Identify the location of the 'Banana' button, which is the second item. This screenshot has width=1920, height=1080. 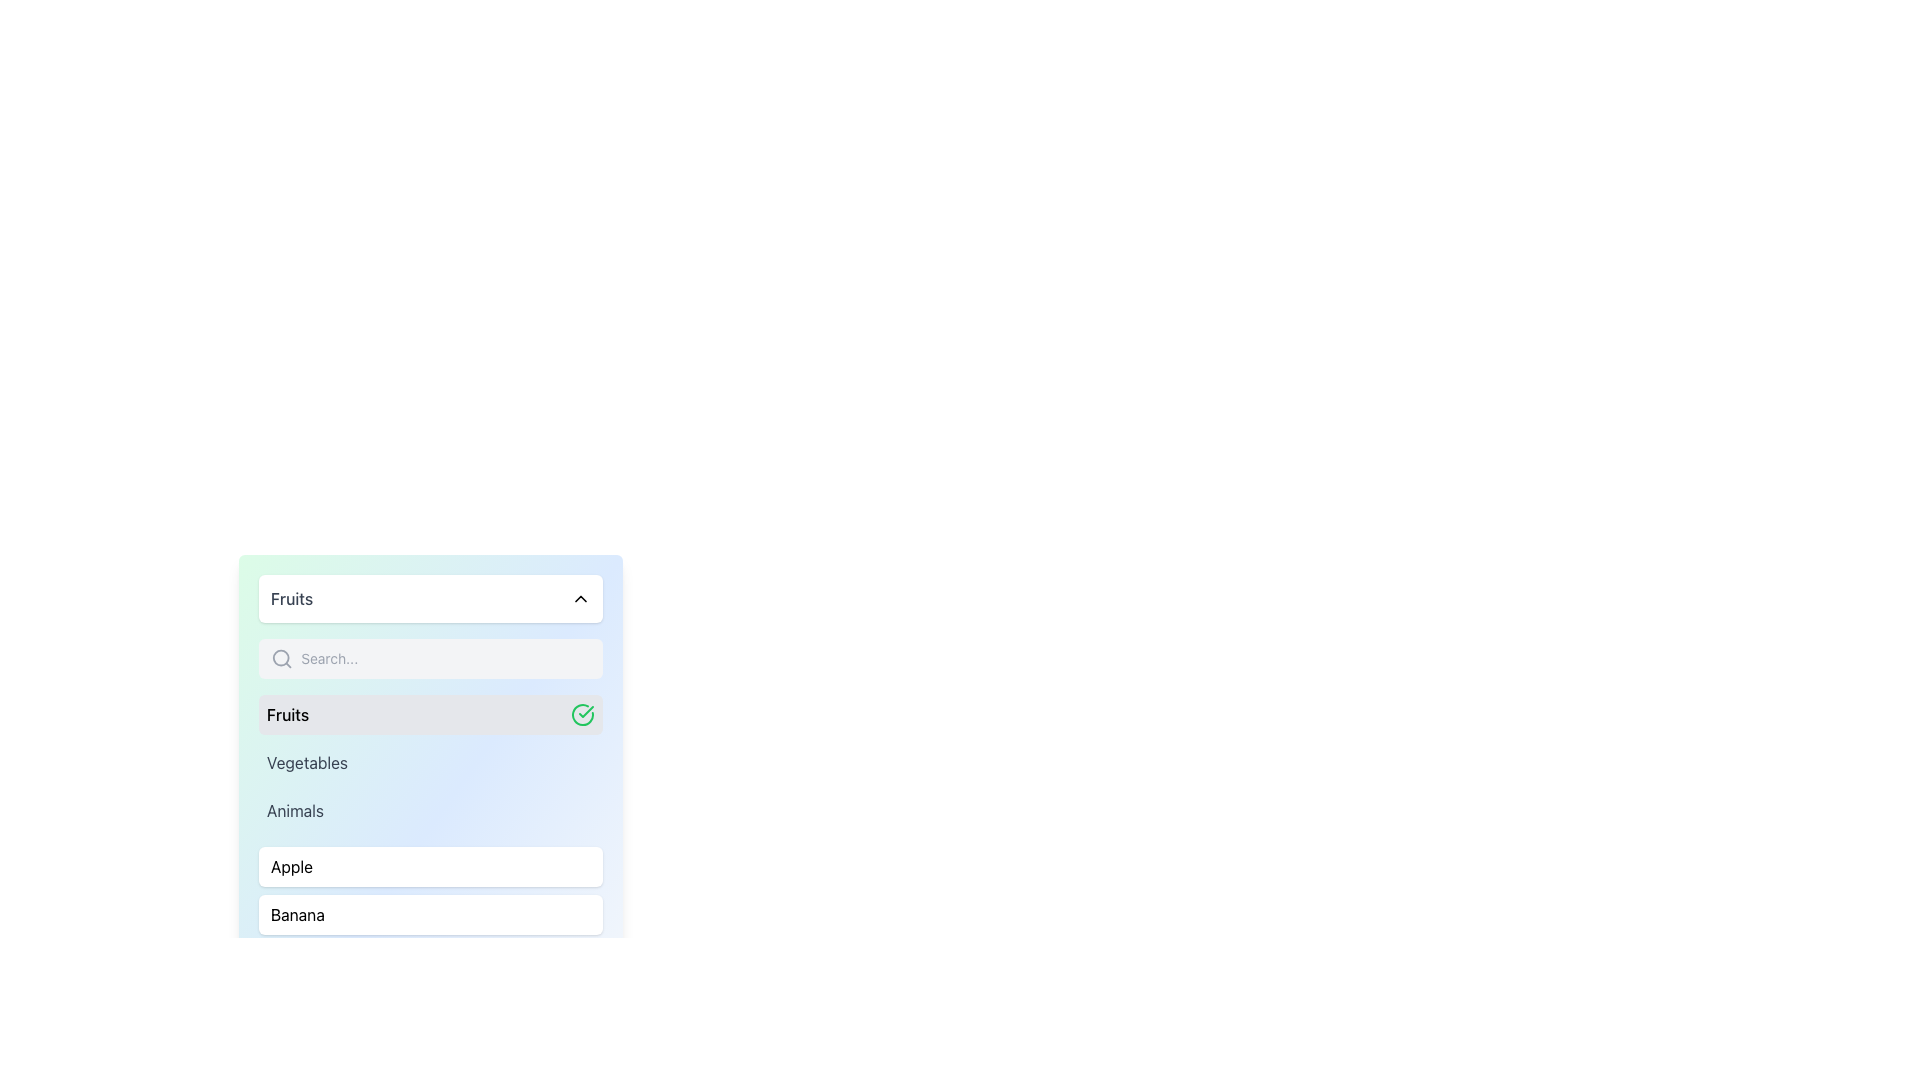
(430, 914).